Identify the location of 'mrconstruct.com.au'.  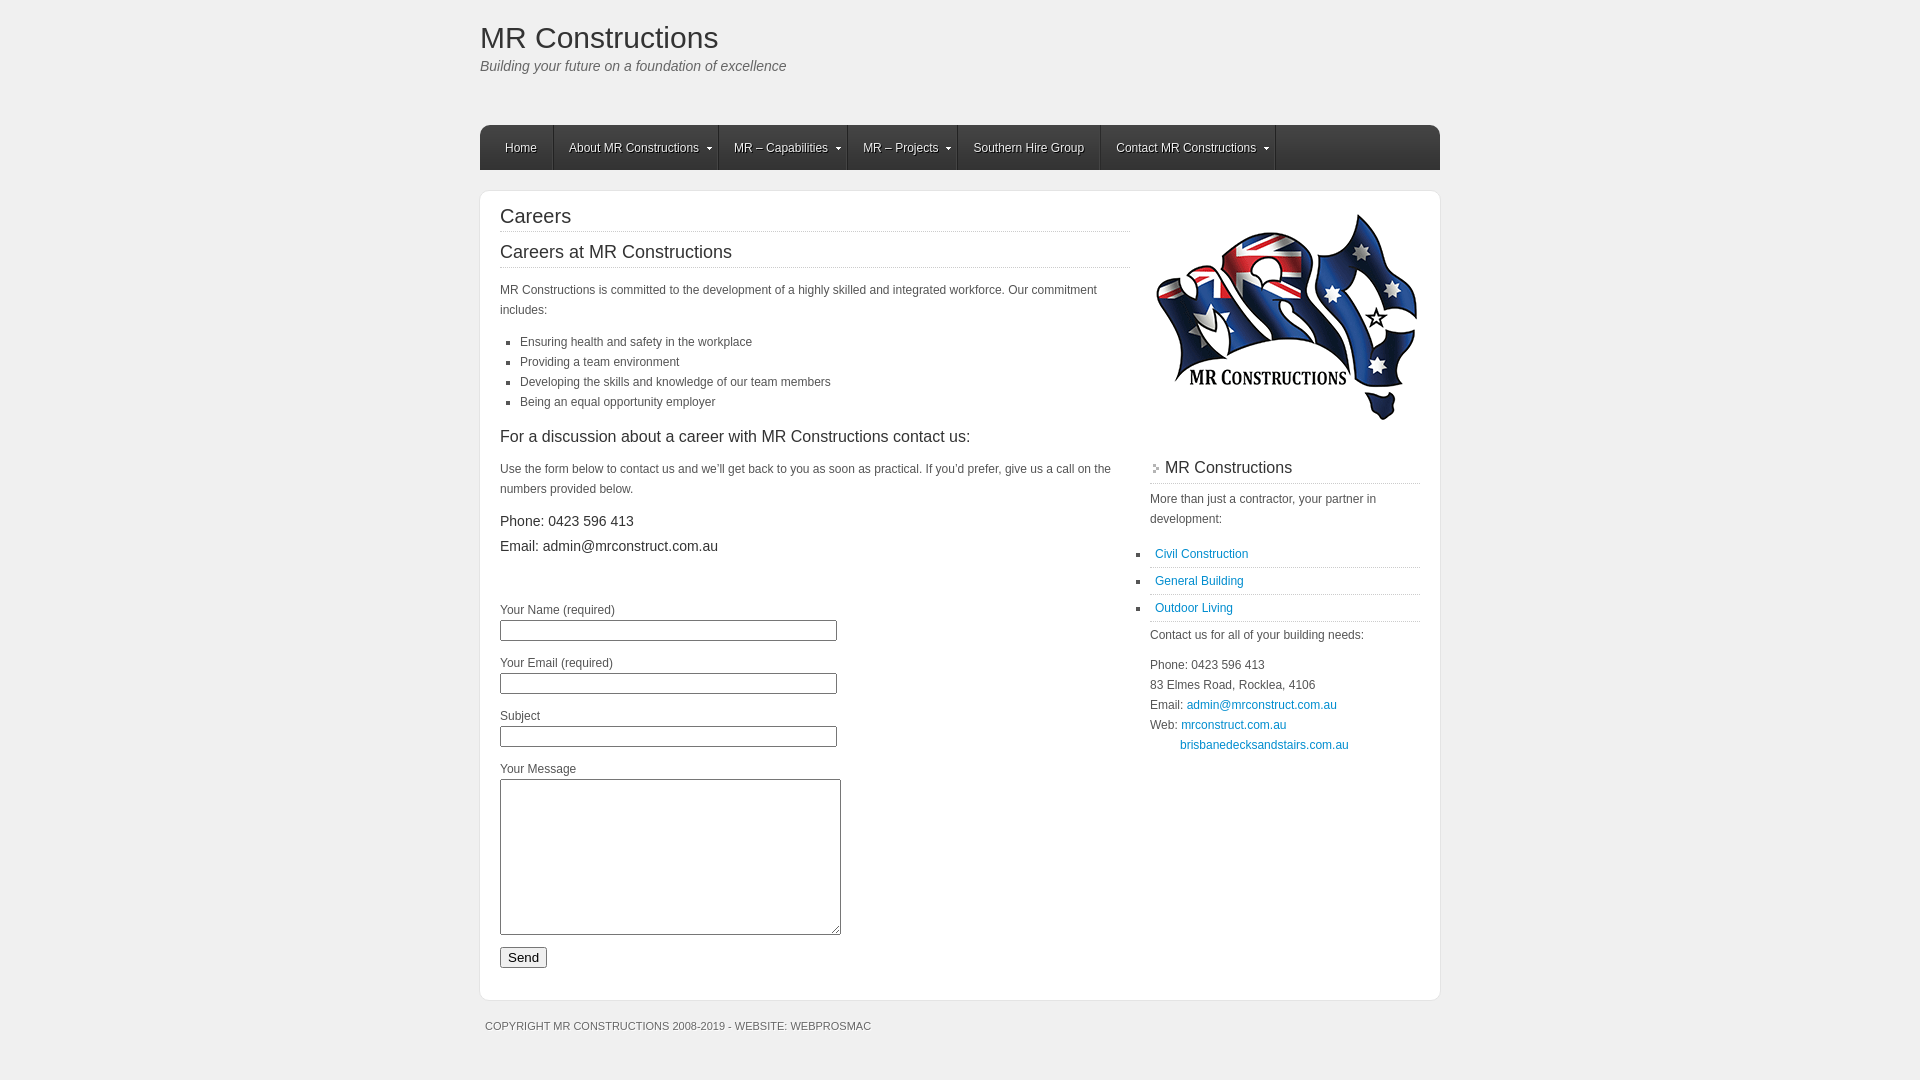
(1232, 725).